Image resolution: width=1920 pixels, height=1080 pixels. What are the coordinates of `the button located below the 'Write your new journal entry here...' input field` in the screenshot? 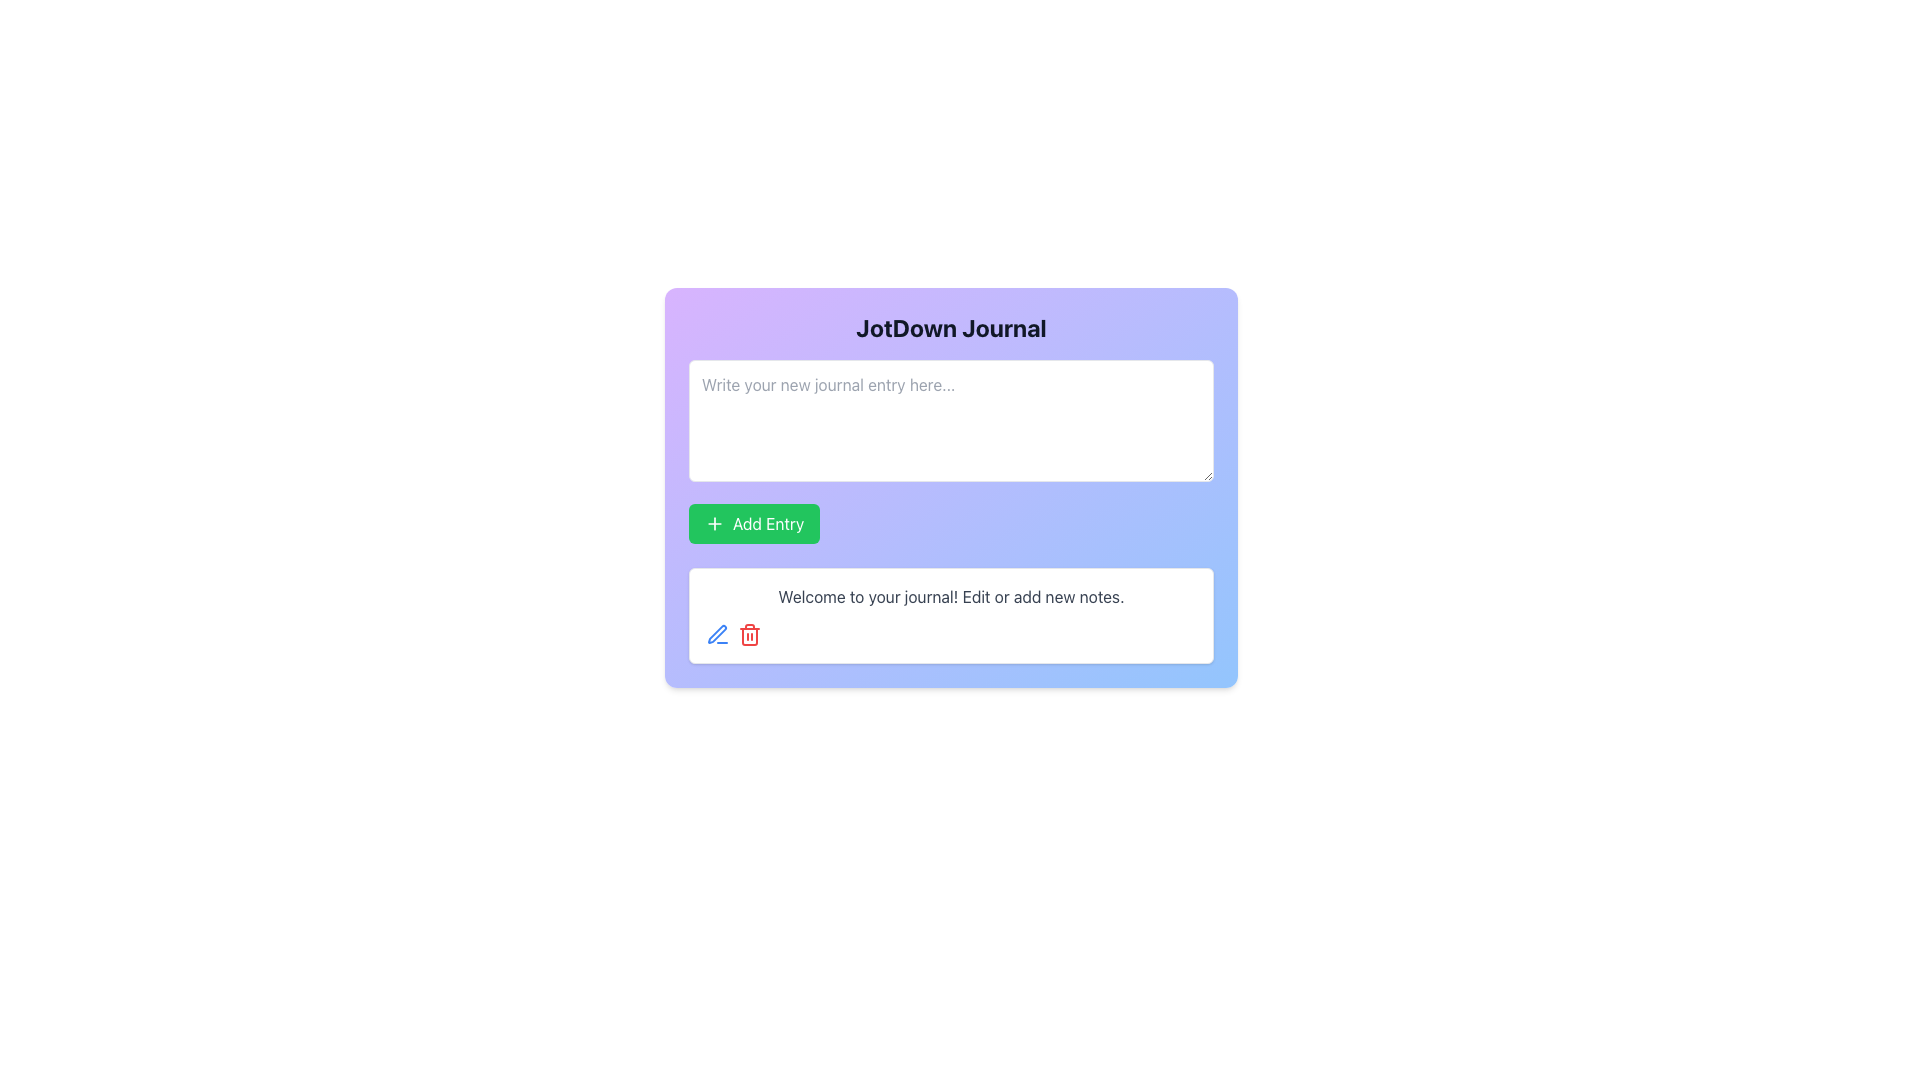 It's located at (752, 523).